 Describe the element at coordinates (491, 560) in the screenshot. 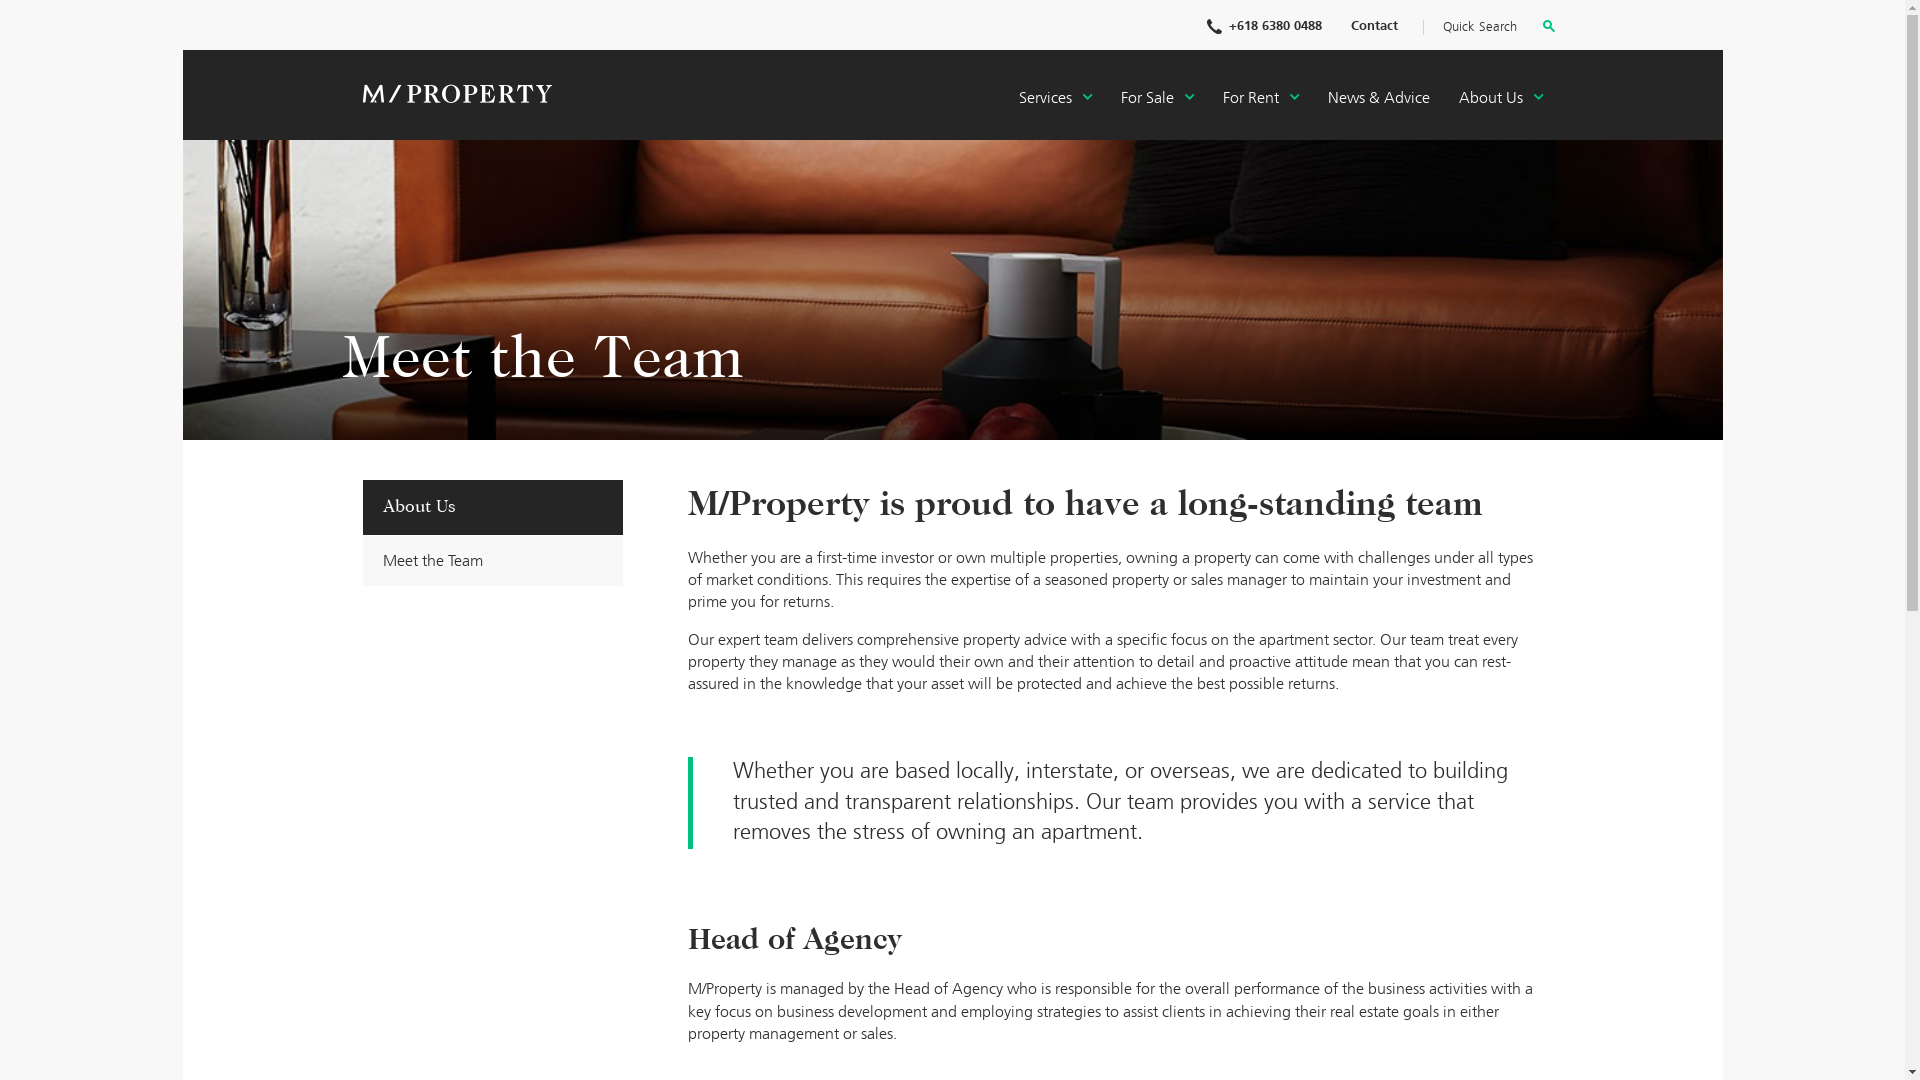

I see `'Meet the Team'` at that location.